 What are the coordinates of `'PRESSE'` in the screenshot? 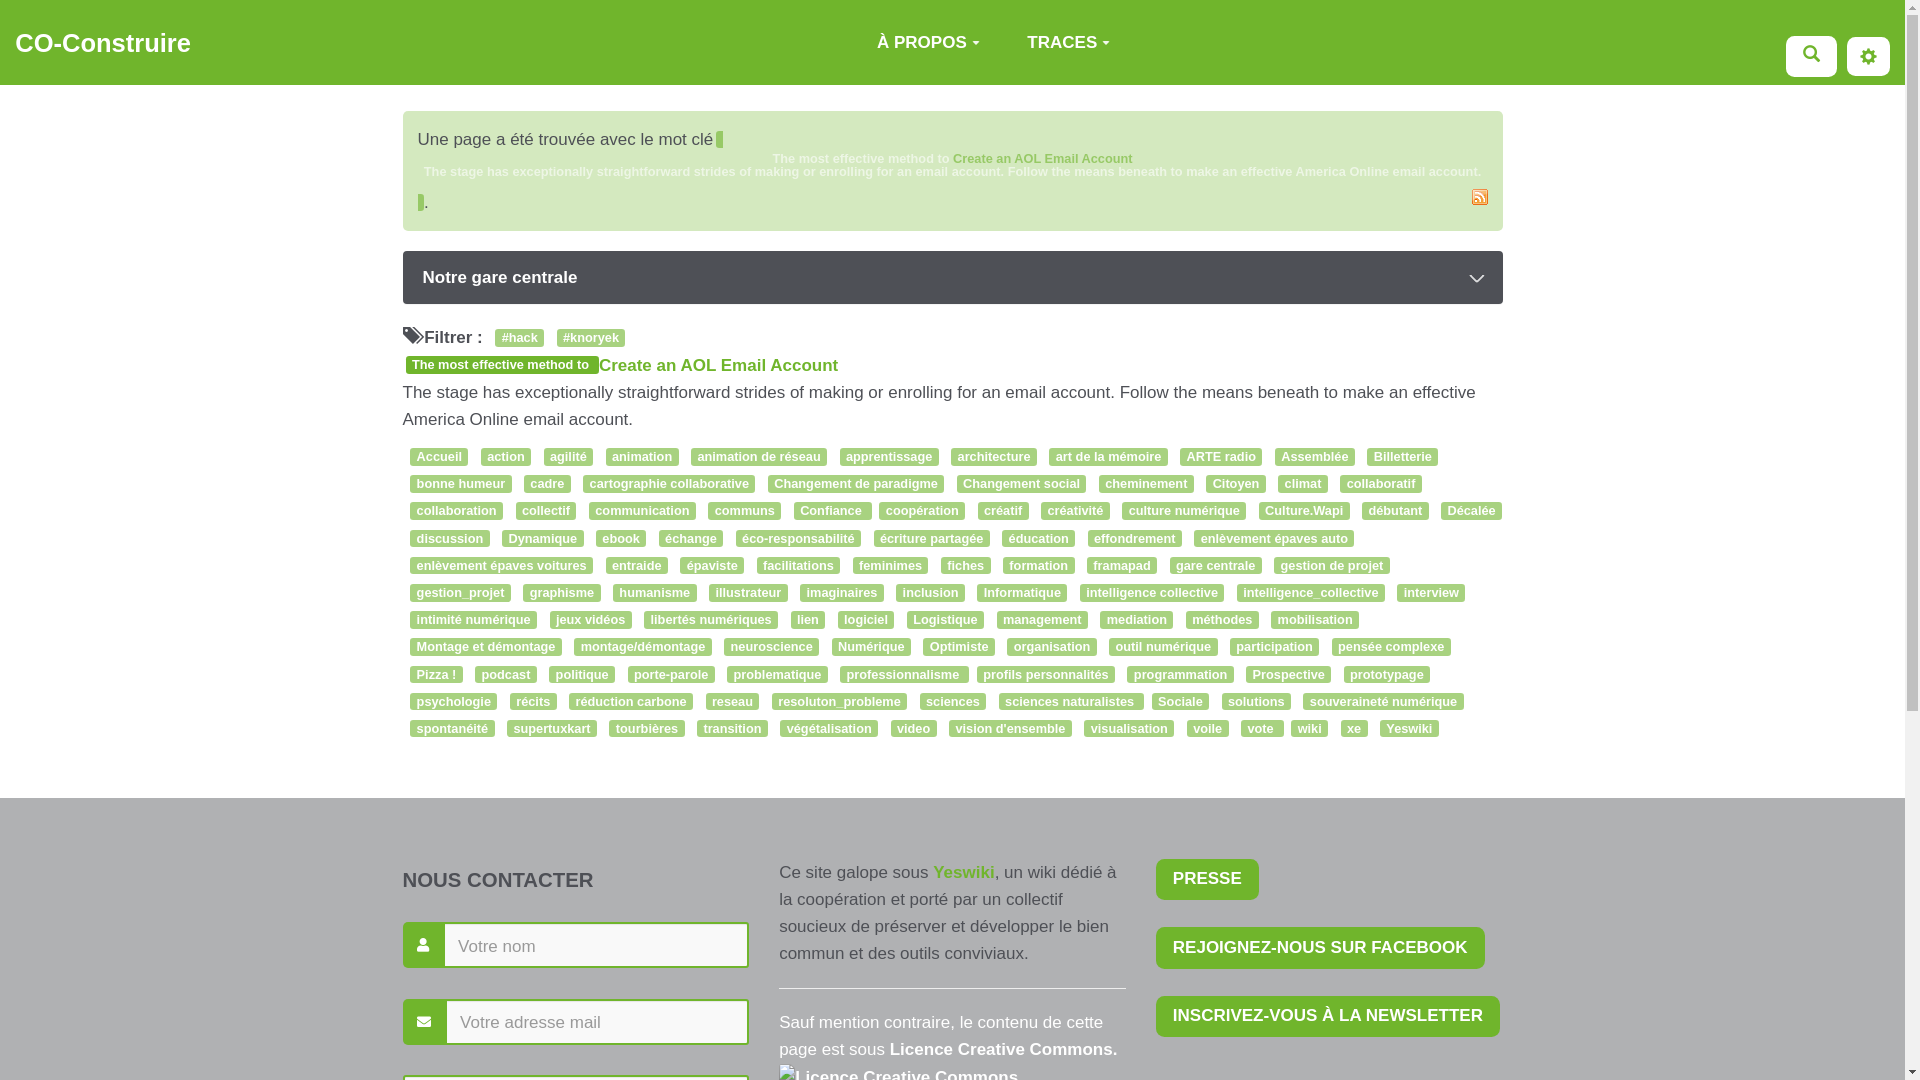 It's located at (1206, 878).